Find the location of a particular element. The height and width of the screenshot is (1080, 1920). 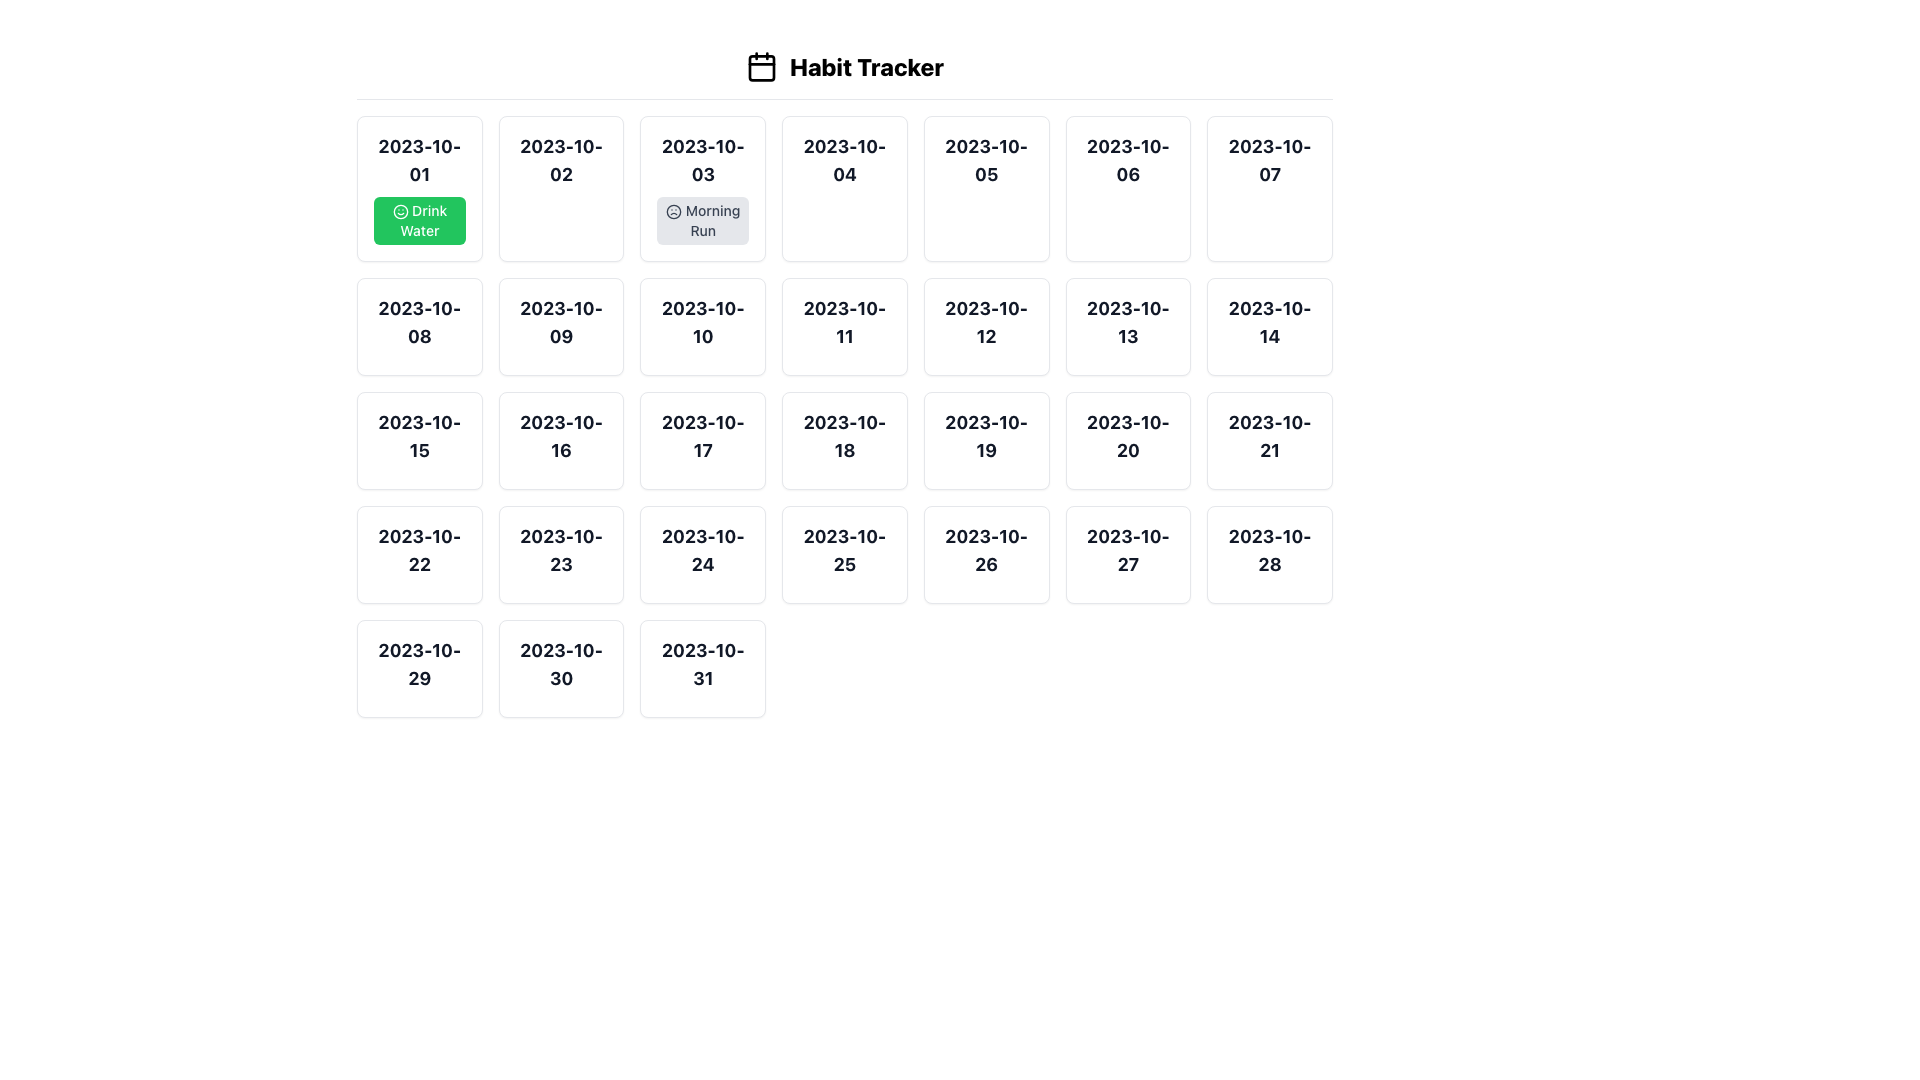

the calendar day box displaying the date '2023-10-21' located at row 4, column 6 in the grid layout is located at coordinates (1269, 439).